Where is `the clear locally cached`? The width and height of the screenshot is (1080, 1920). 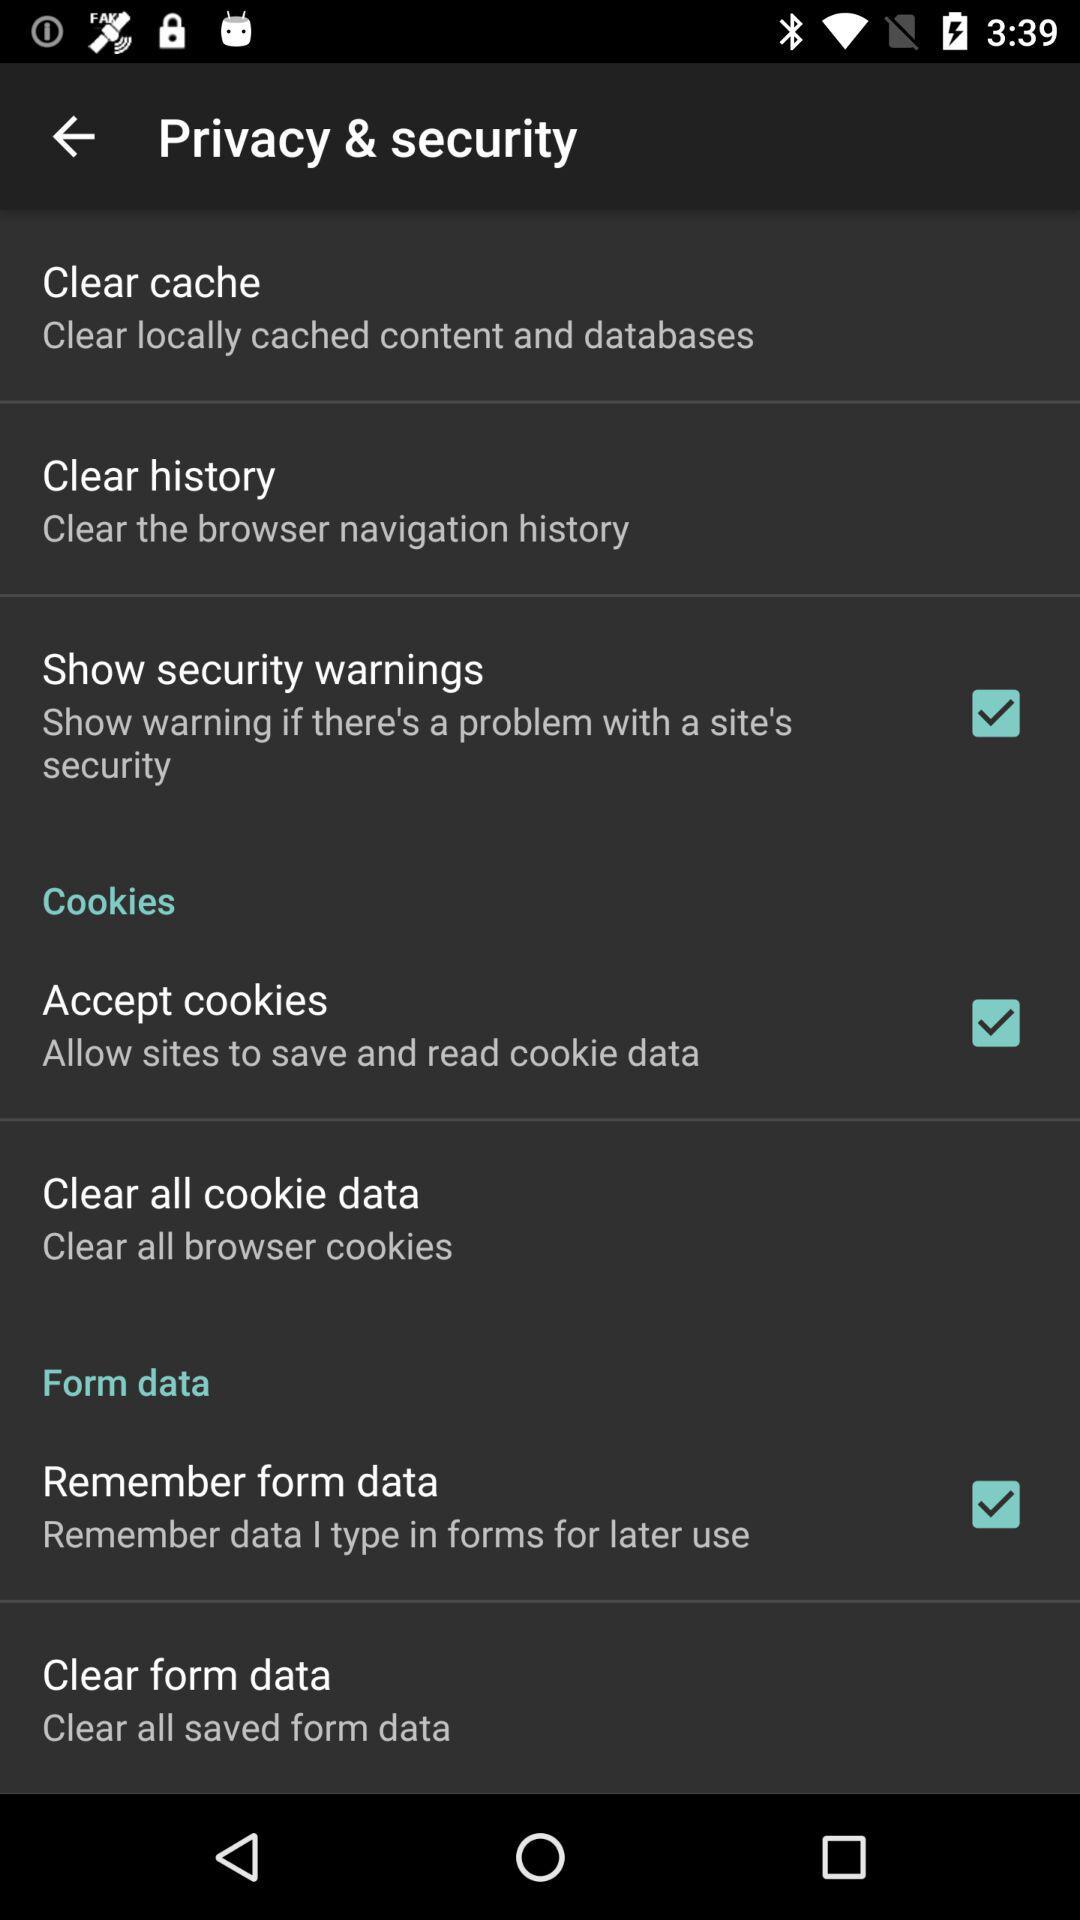 the clear locally cached is located at coordinates (398, 333).